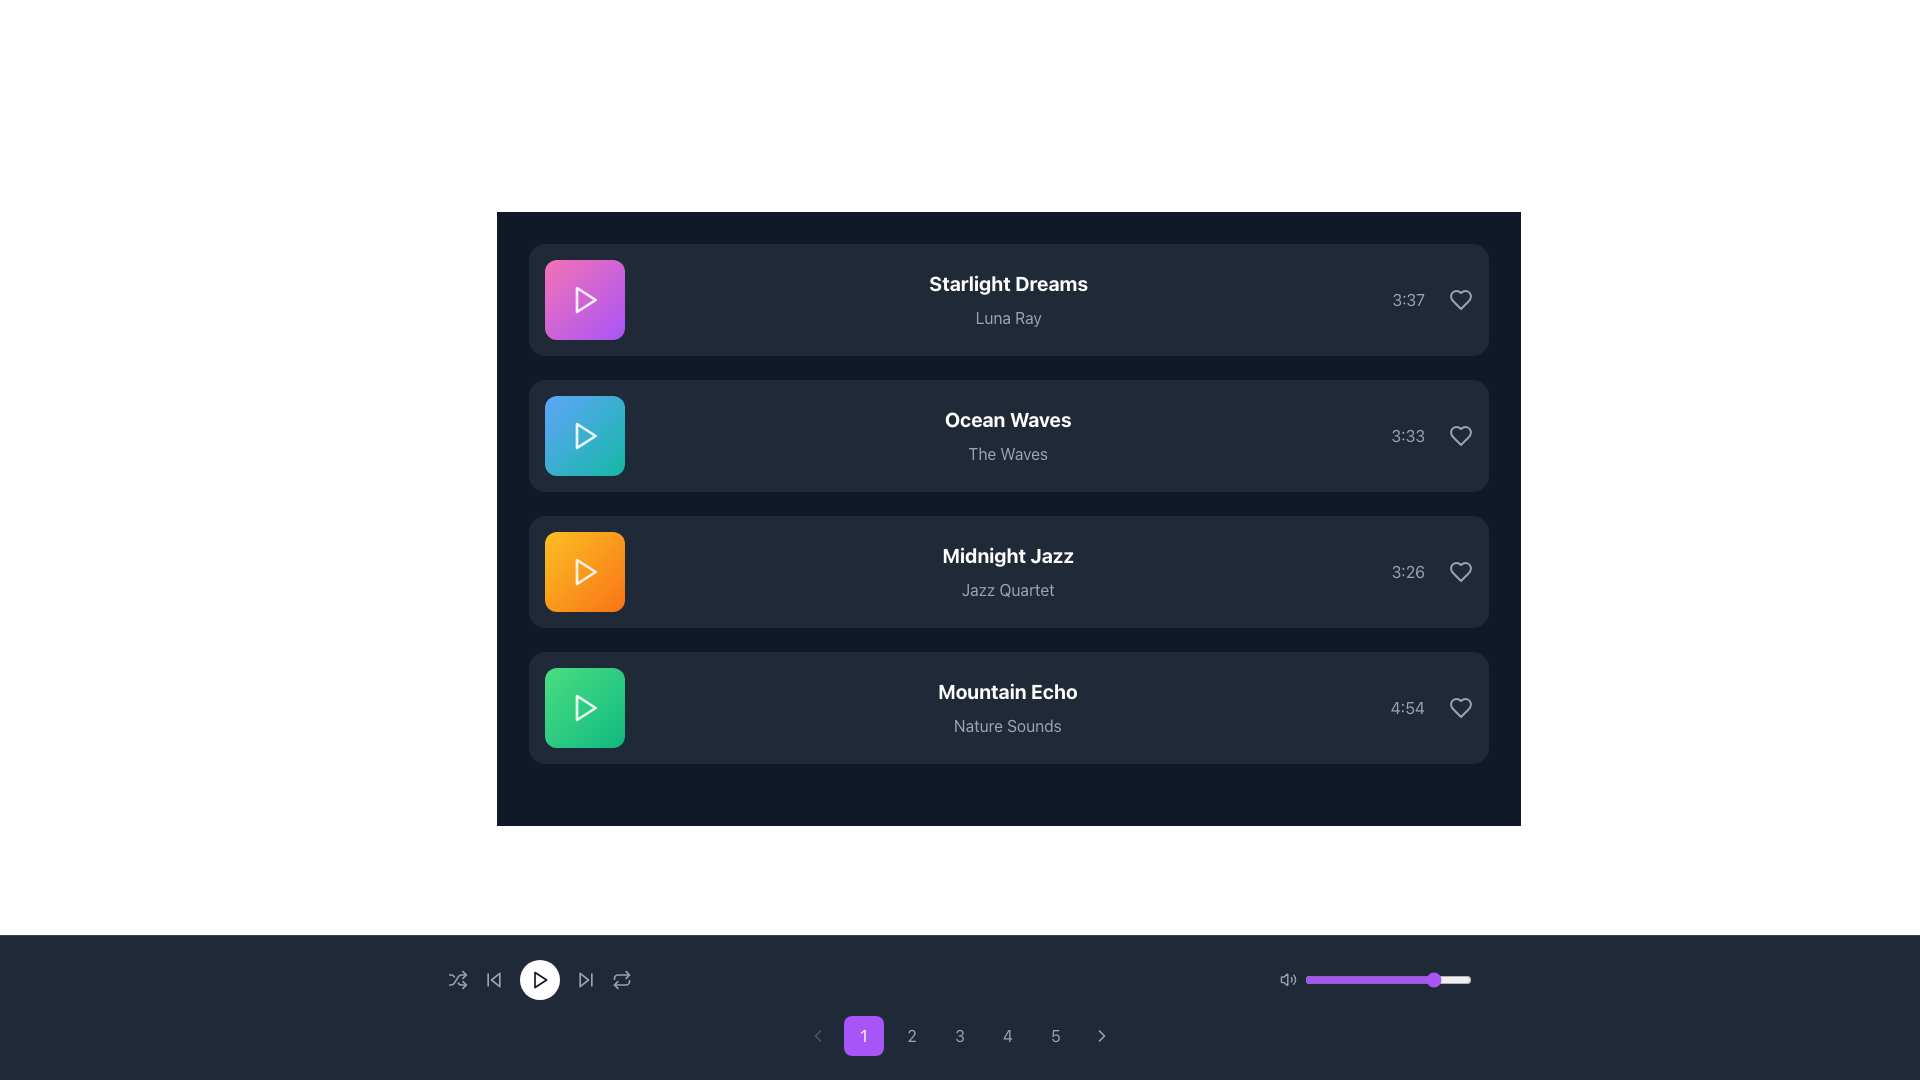 The height and width of the screenshot is (1080, 1920). Describe the element at coordinates (1365, 978) in the screenshot. I see `the slider` at that location.